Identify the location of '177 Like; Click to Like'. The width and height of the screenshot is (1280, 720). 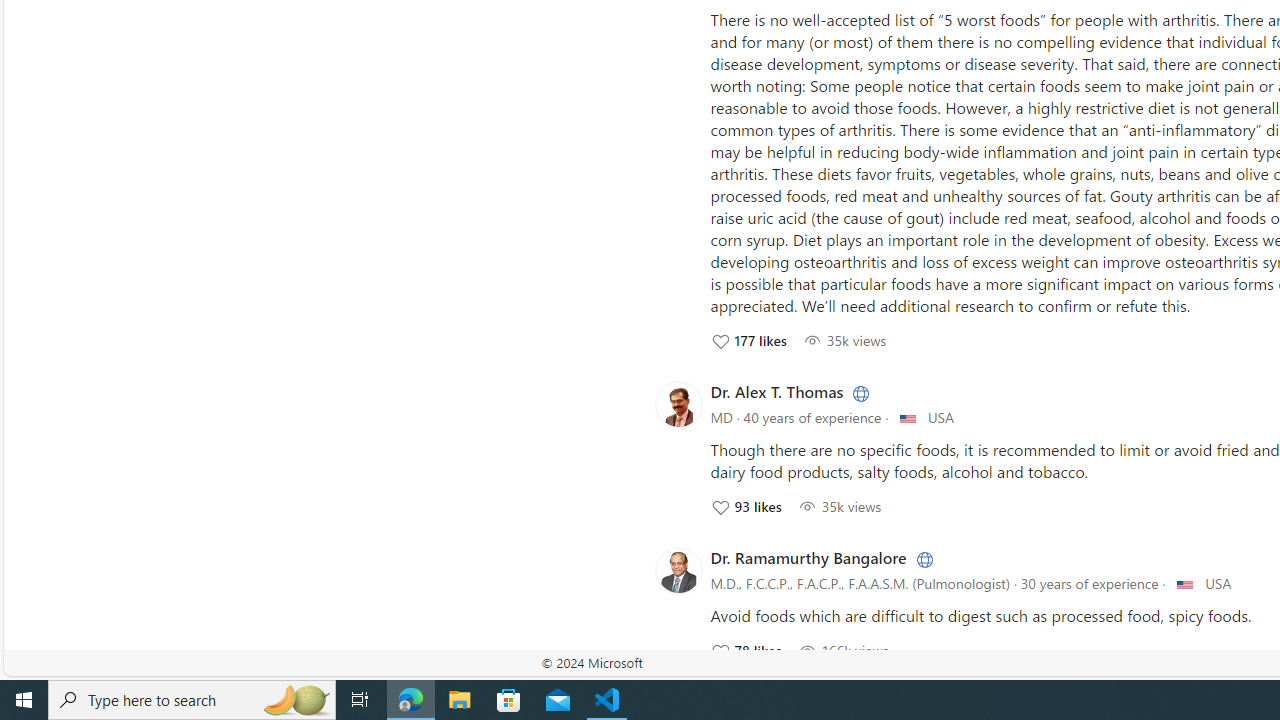
(747, 339).